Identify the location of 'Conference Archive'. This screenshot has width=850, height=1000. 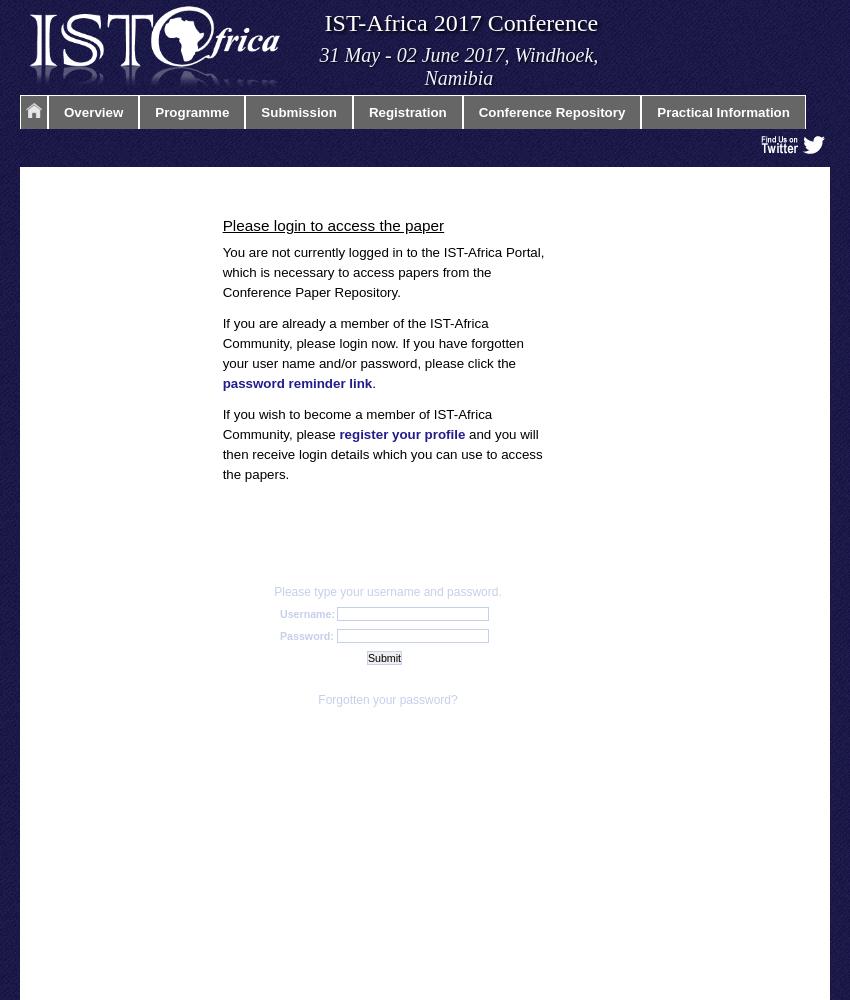
(86, 213).